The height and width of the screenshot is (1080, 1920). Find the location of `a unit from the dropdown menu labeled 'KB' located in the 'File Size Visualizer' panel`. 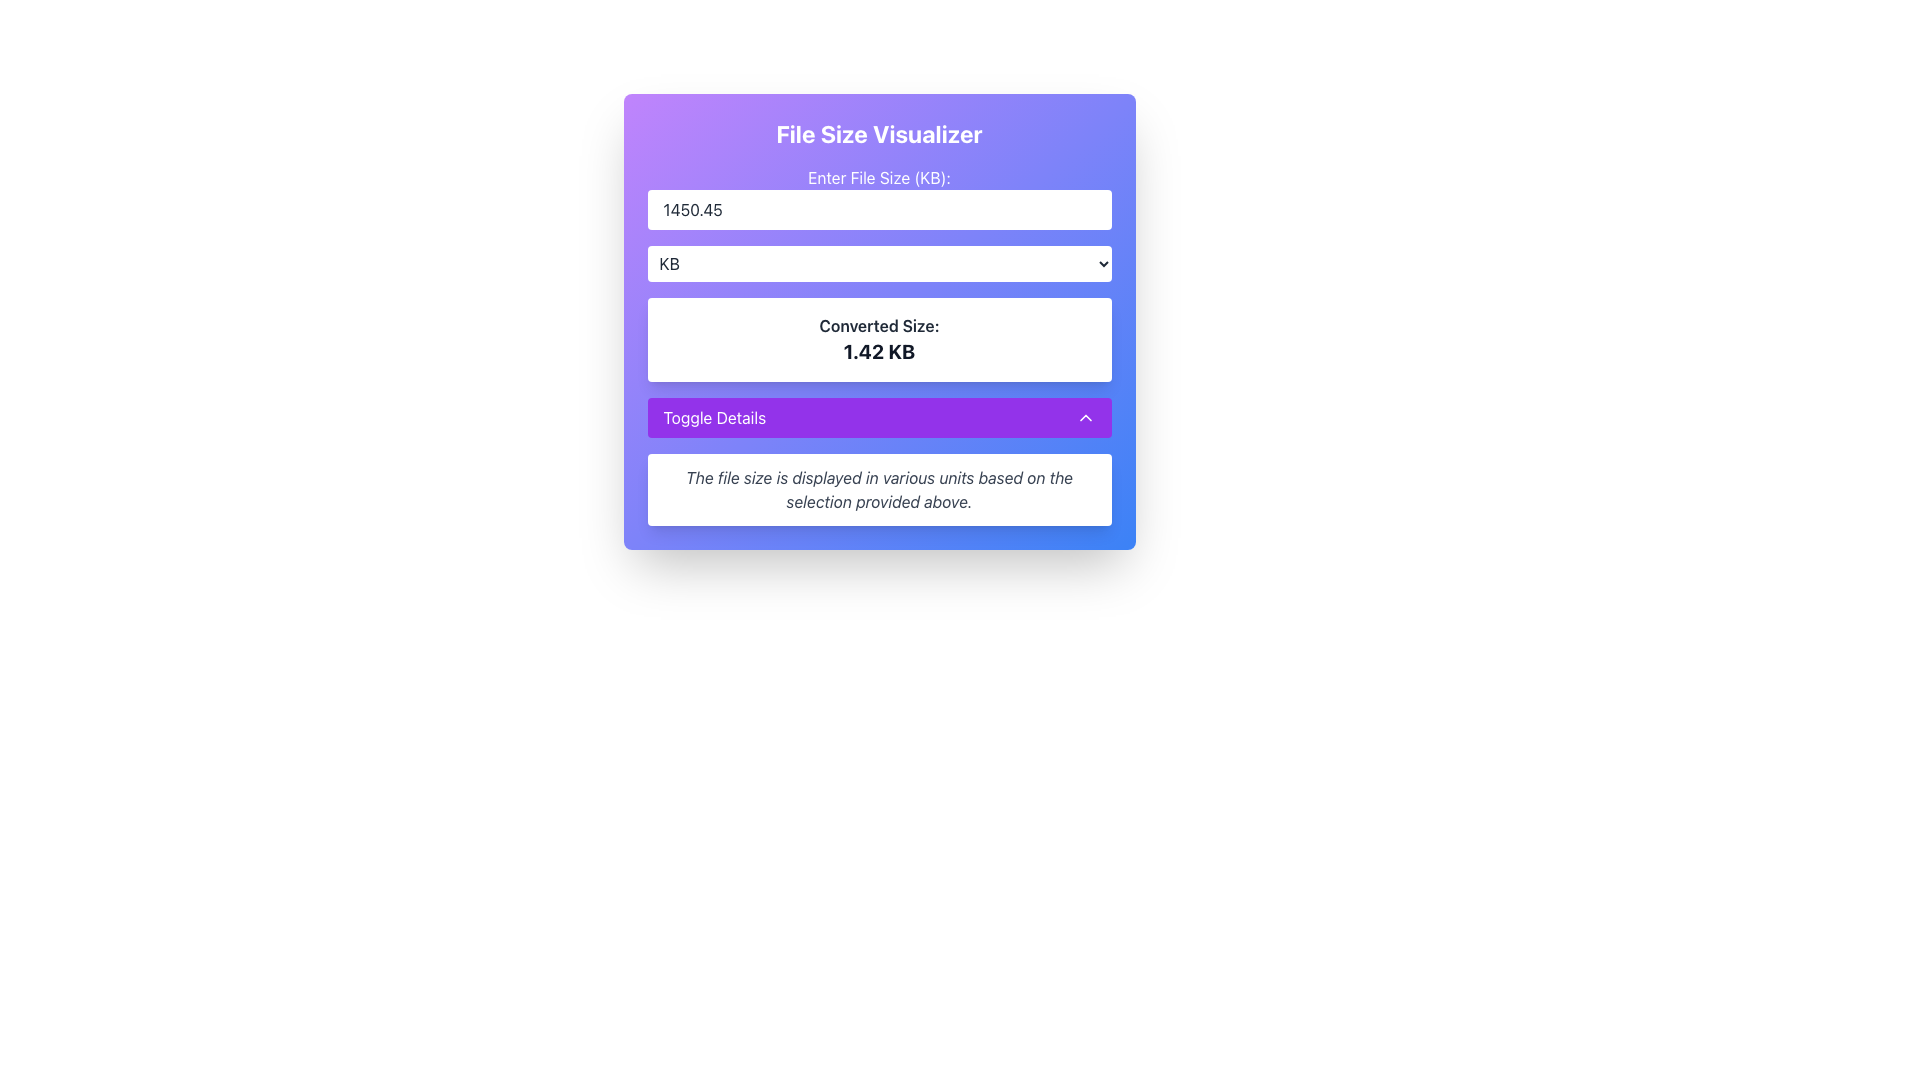

a unit from the dropdown menu labeled 'KB' located in the 'File Size Visualizer' panel is located at coordinates (879, 262).